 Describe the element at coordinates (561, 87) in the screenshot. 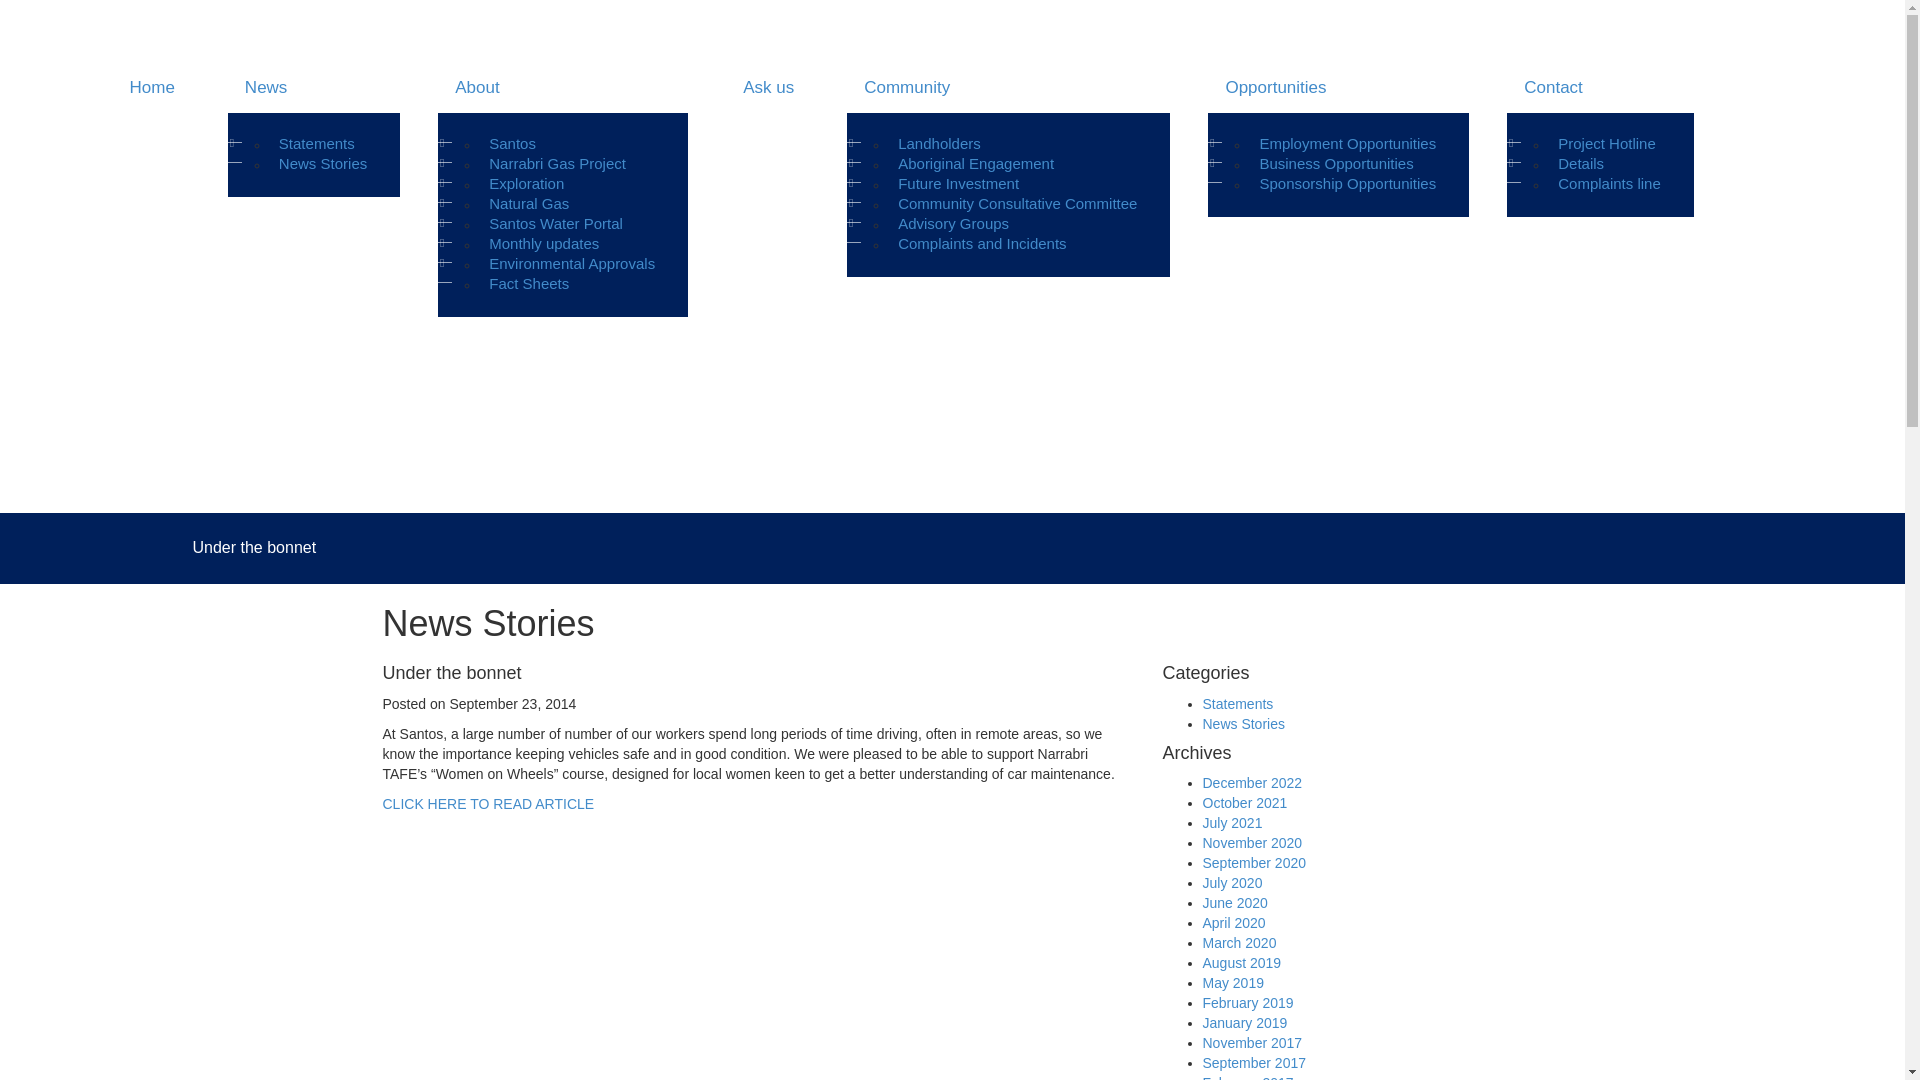

I see `'About'` at that location.